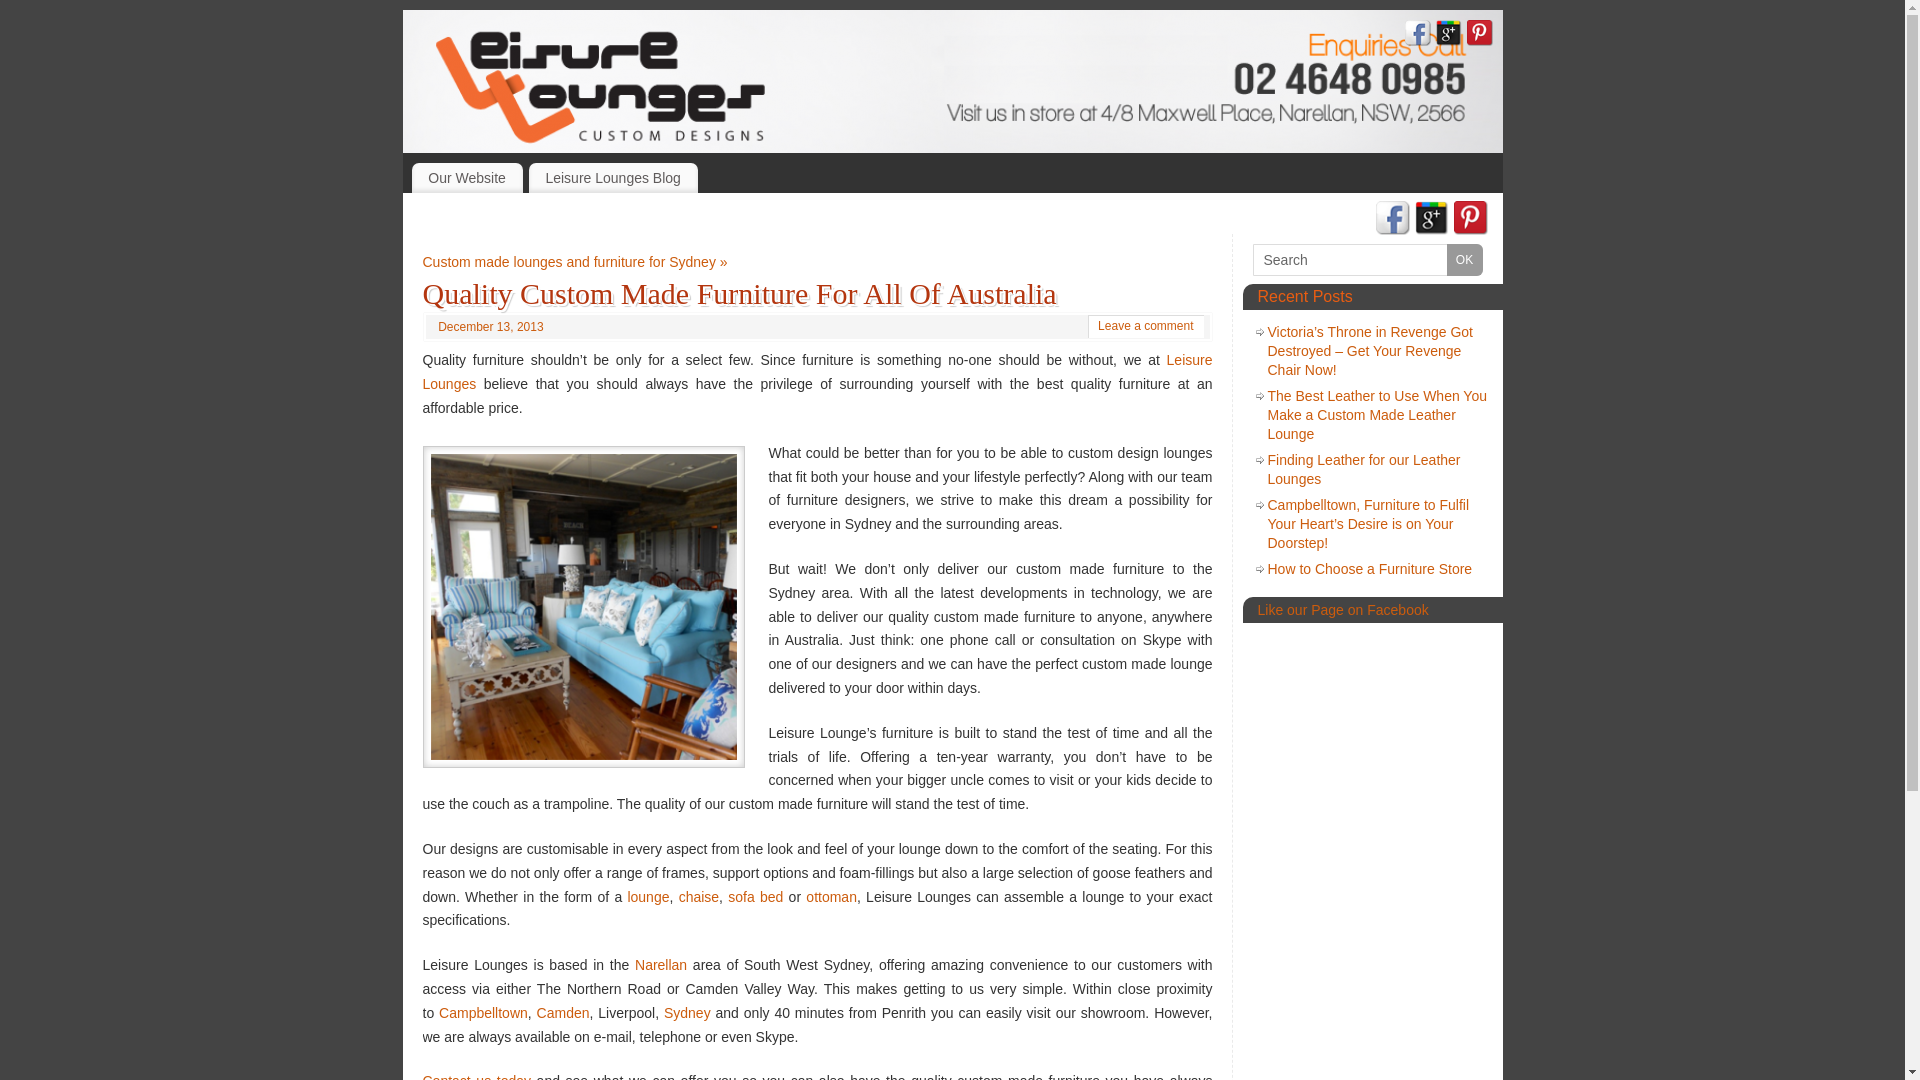  I want to click on 'blue lounge arrangement', so click(581, 605).